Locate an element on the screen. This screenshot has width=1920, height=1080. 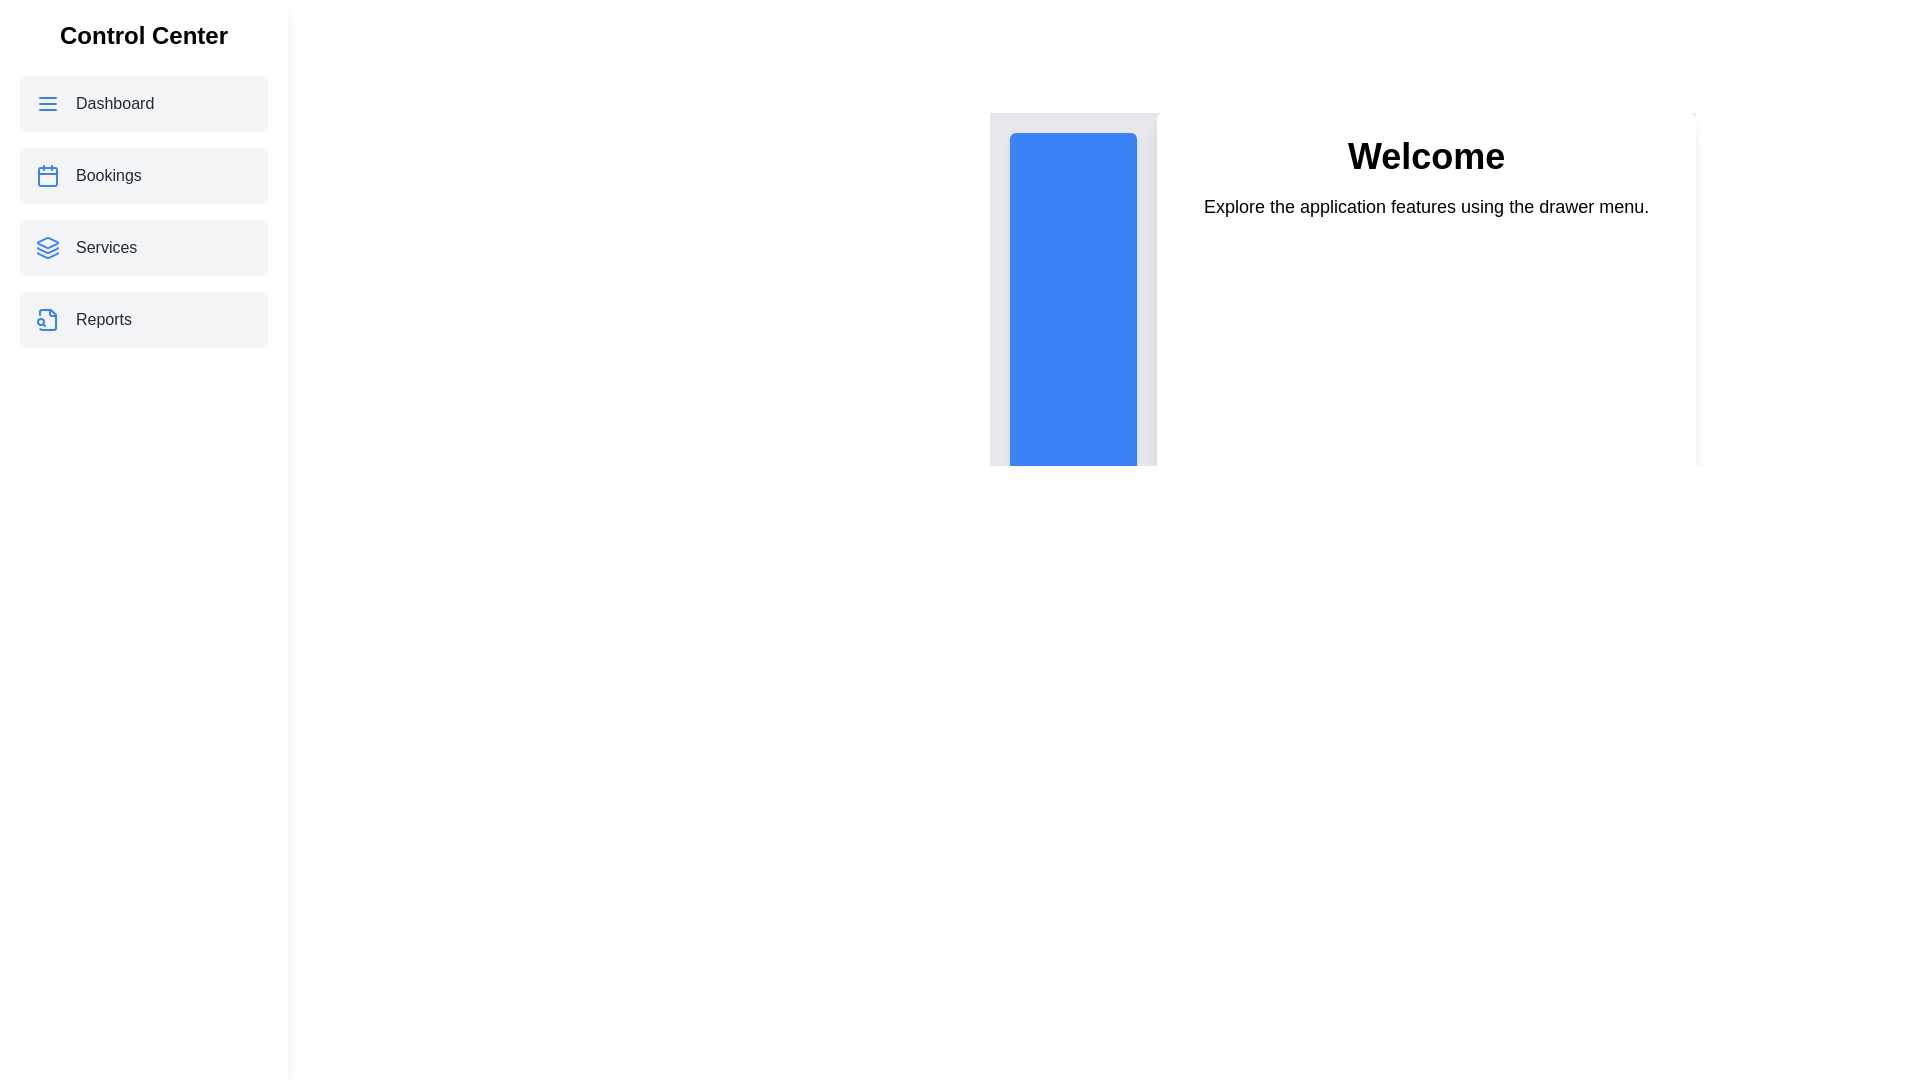
the menu item Reports is located at coordinates (143, 319).